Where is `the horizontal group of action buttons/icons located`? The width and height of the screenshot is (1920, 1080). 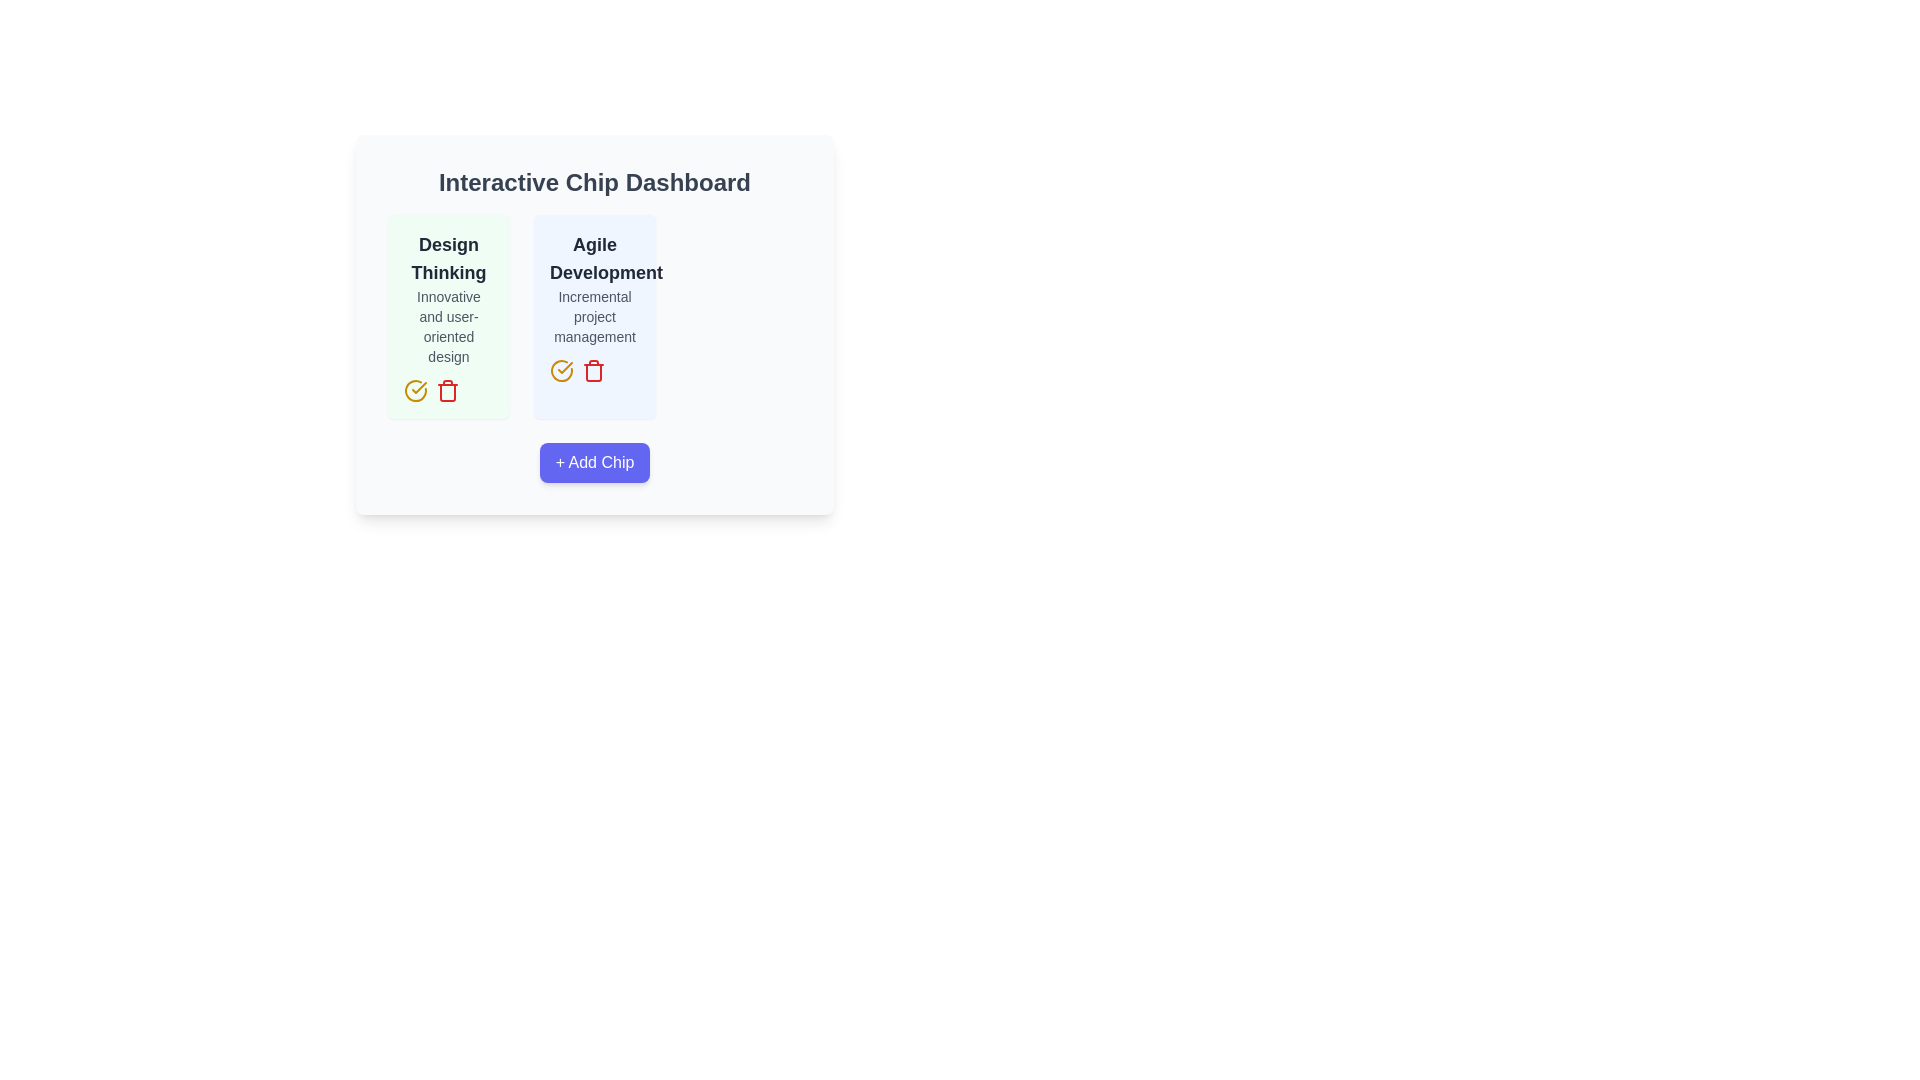 the horizontal group of action buttons/icons located is located at coordinates (594, 370).